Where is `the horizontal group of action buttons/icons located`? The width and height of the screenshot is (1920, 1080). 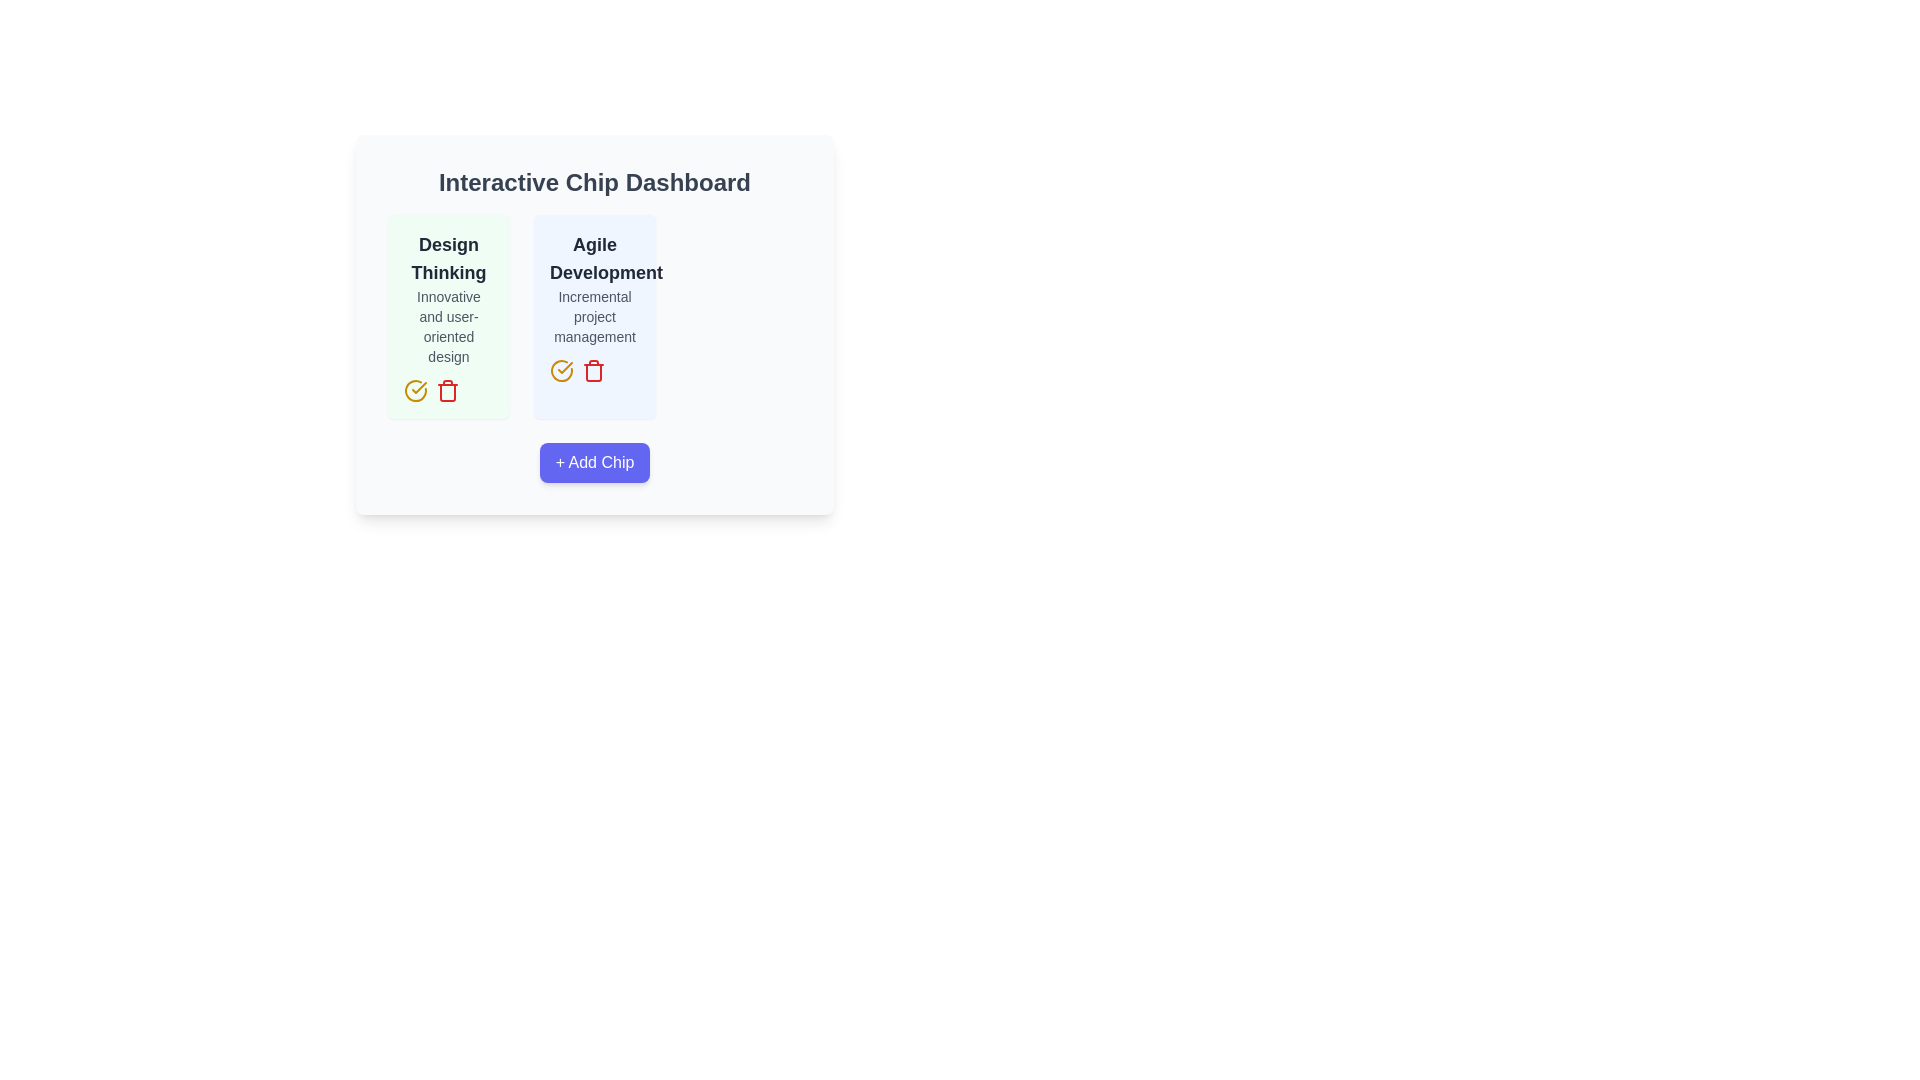 the horizontal group of action buttons/icons located is located at coordinates (594, 370).